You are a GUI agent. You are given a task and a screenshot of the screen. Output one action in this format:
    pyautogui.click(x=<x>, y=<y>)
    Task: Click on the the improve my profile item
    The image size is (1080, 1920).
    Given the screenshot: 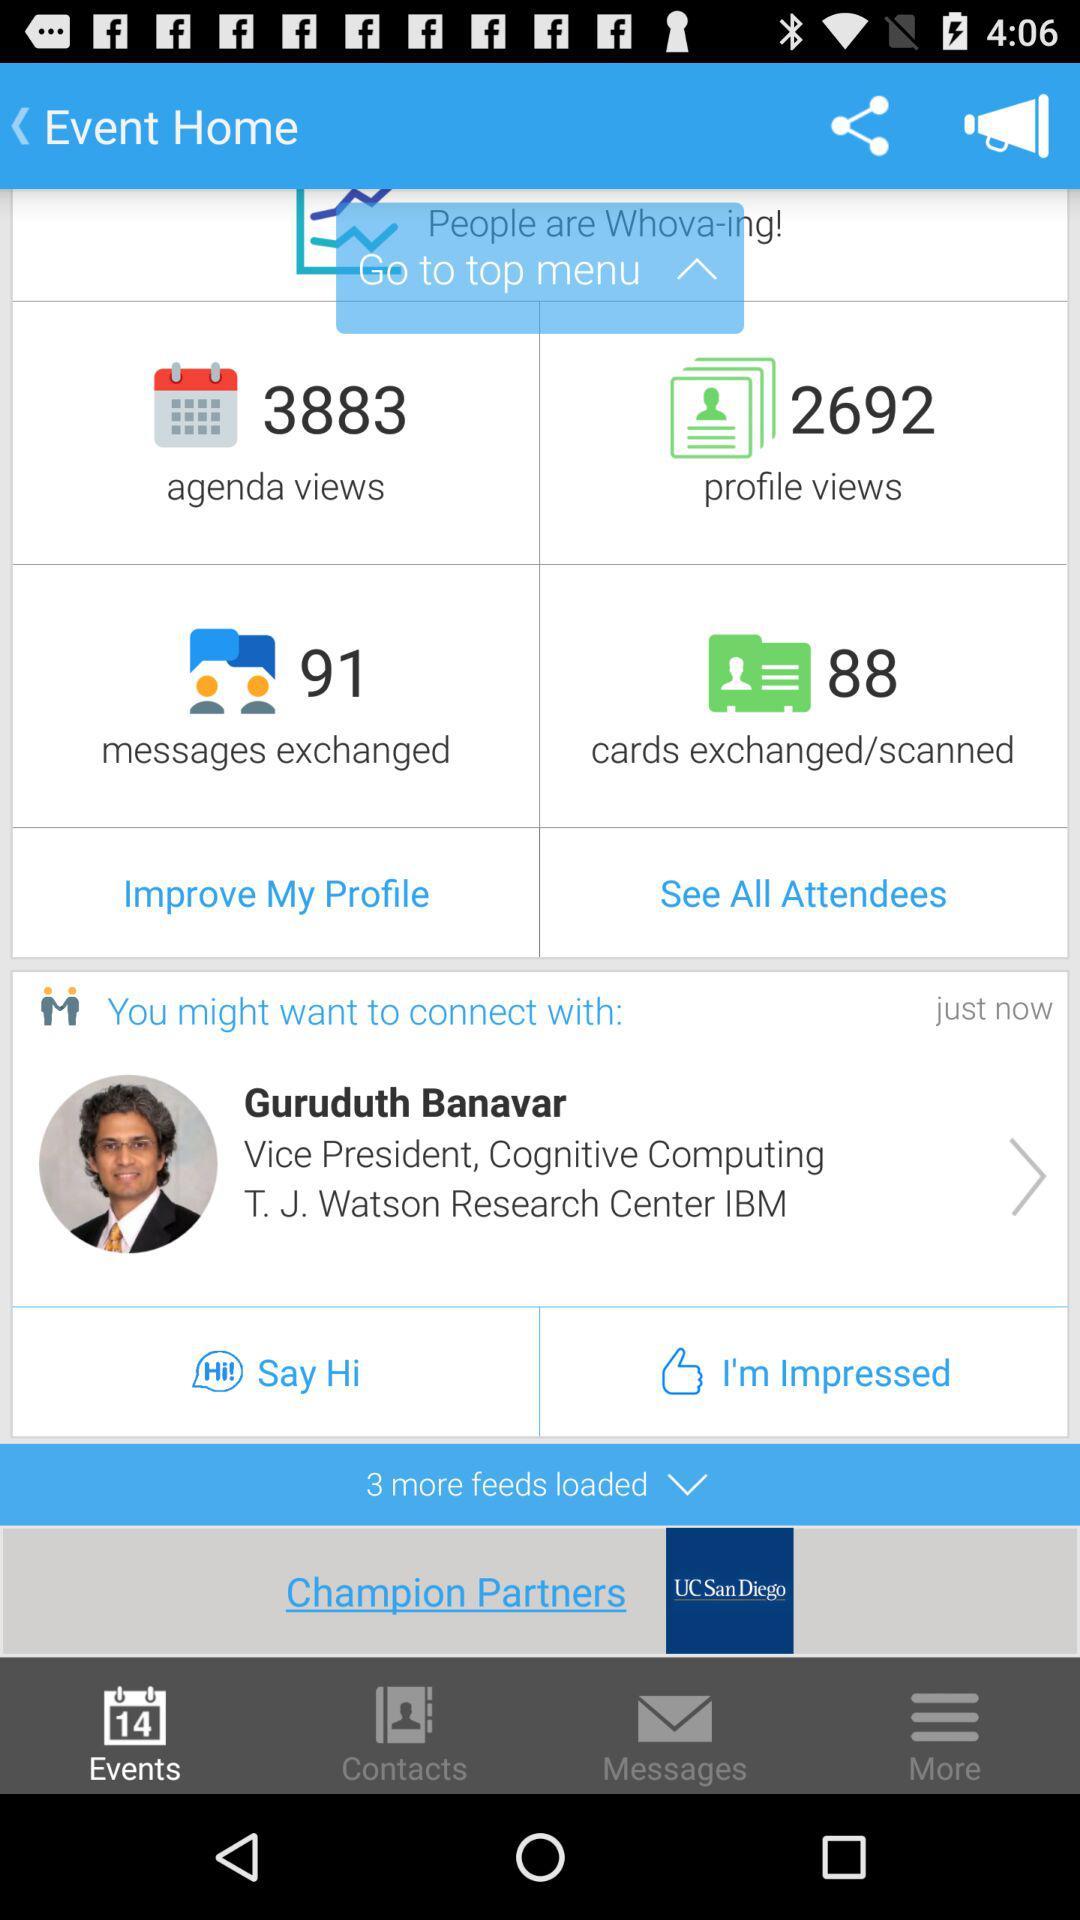 What is the action you would take?
    pyautogui.click(x=276, y=891)
    